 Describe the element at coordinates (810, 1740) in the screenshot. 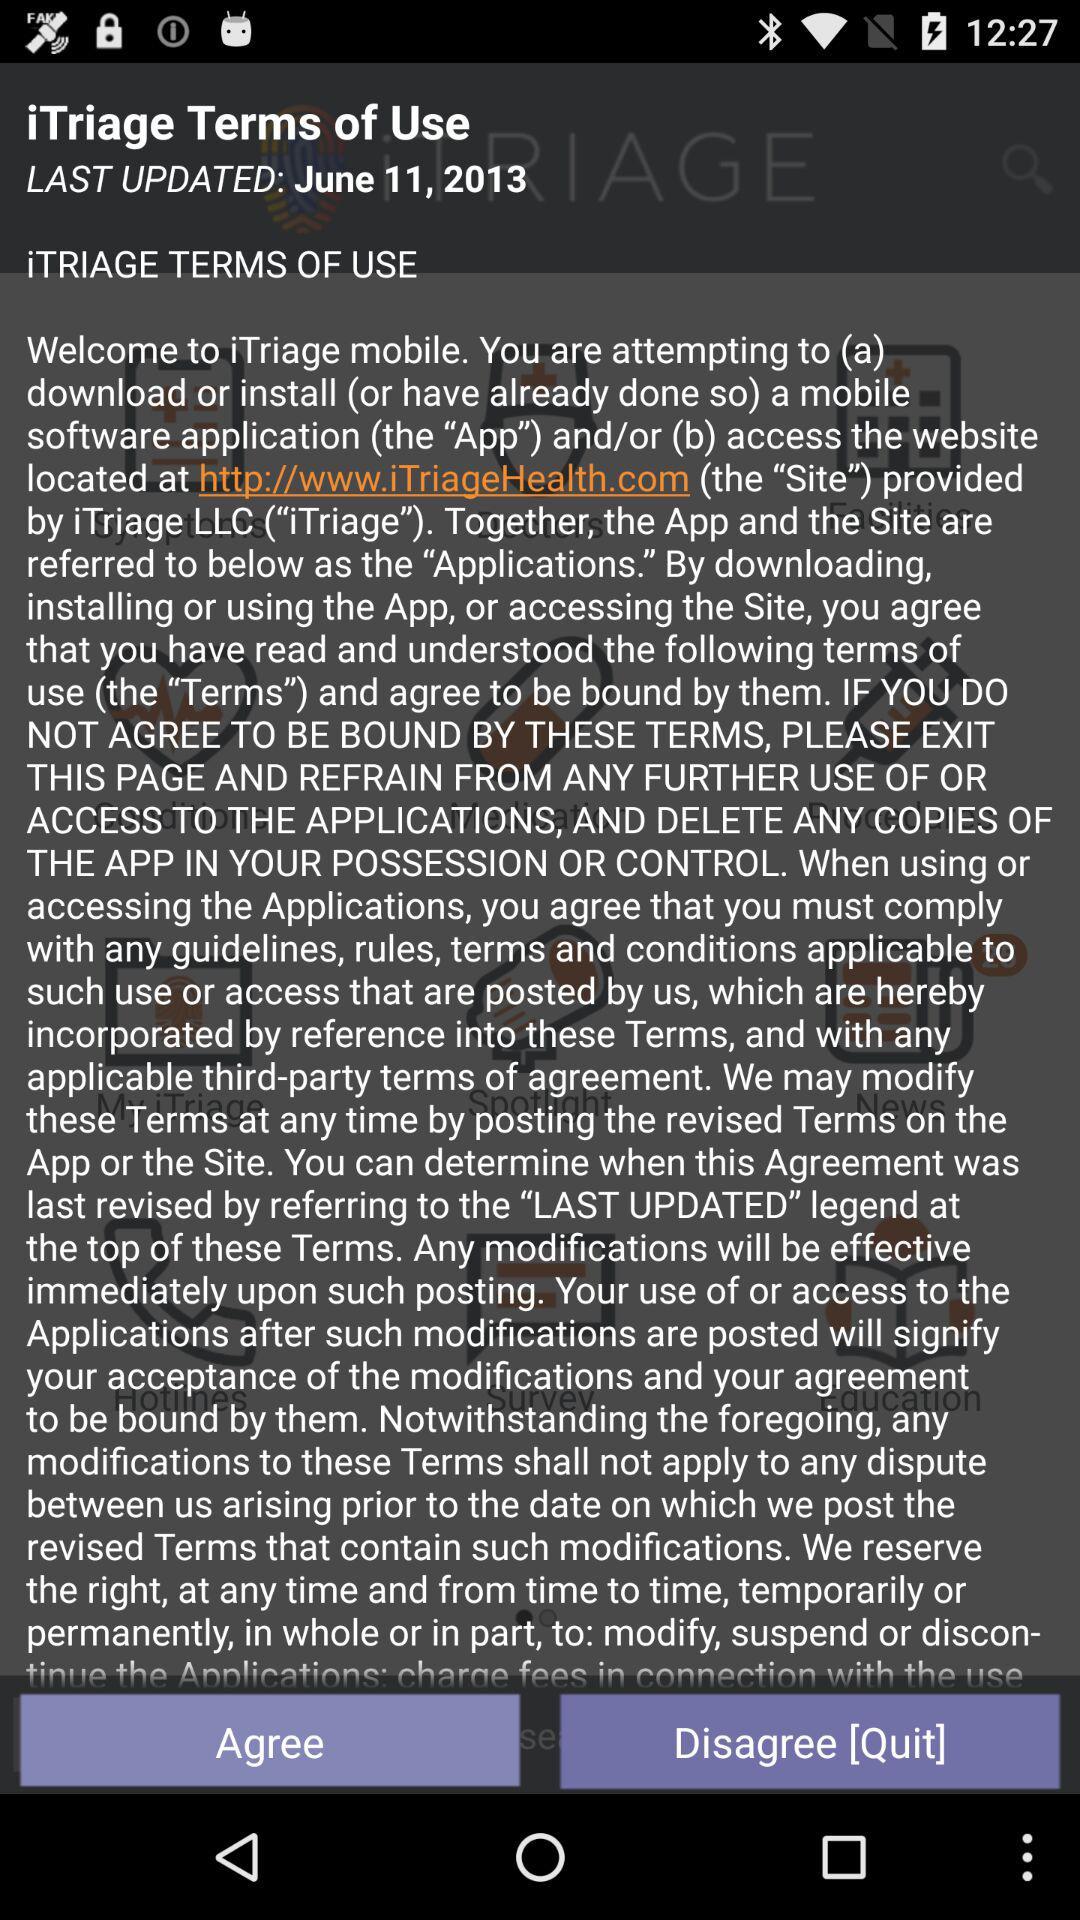

I see `the item next to the agree button` at that location.